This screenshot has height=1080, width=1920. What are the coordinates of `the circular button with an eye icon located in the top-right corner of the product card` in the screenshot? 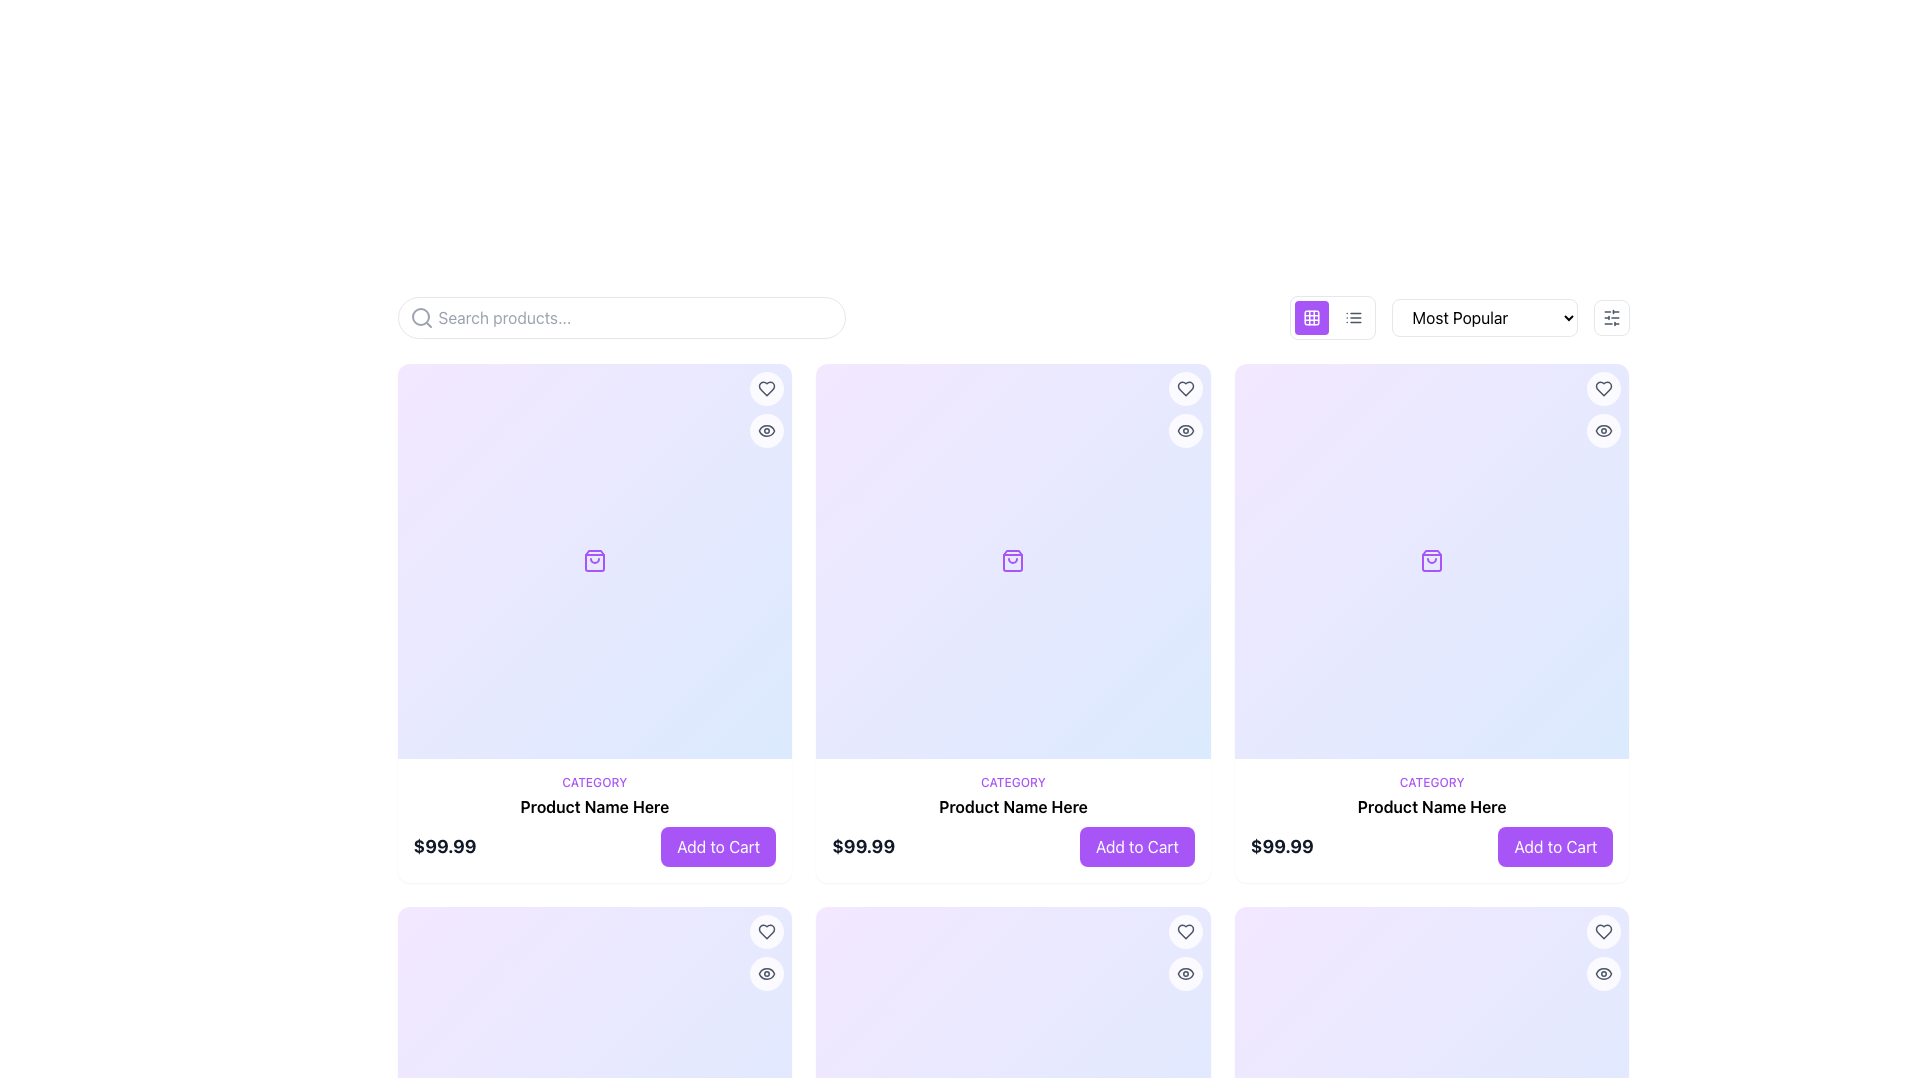 It's located at (1604, 972).